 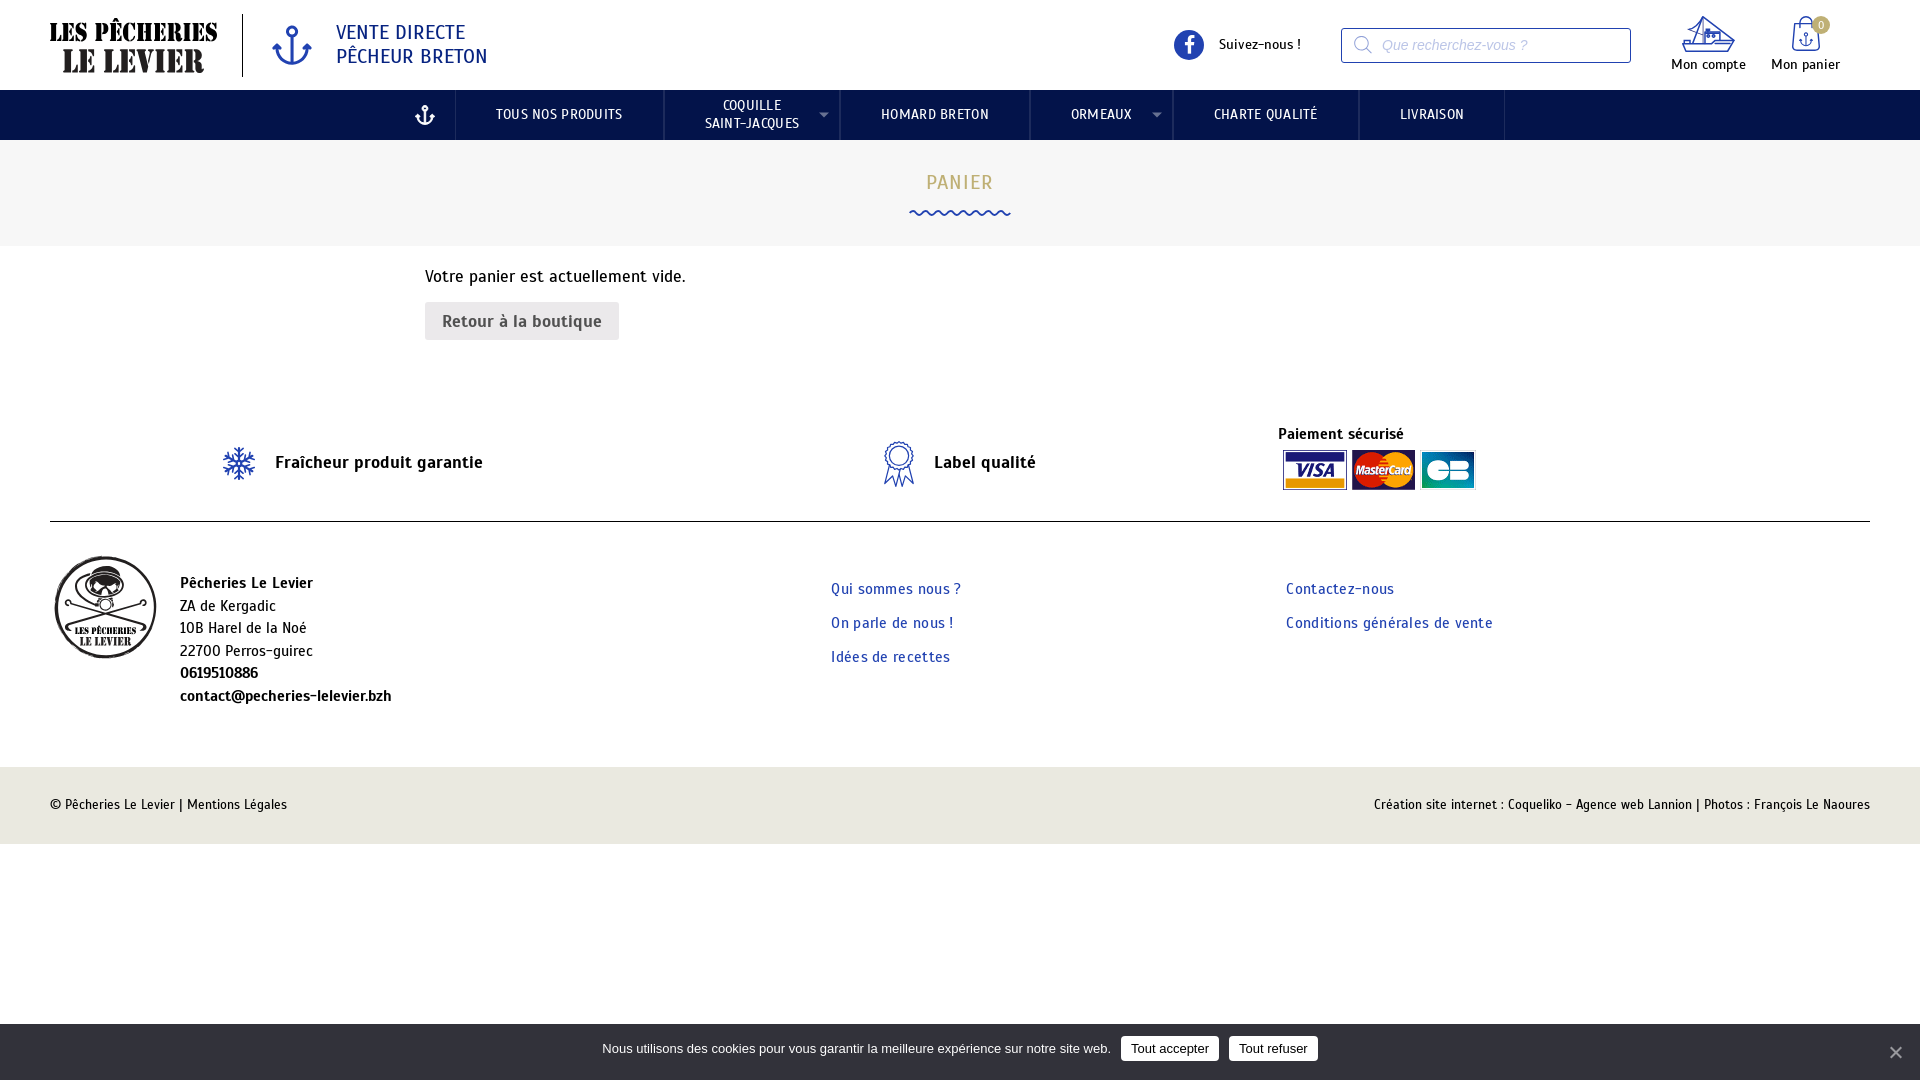 I want to click on 'LIVRAISON', so click(x=1431, y=115).